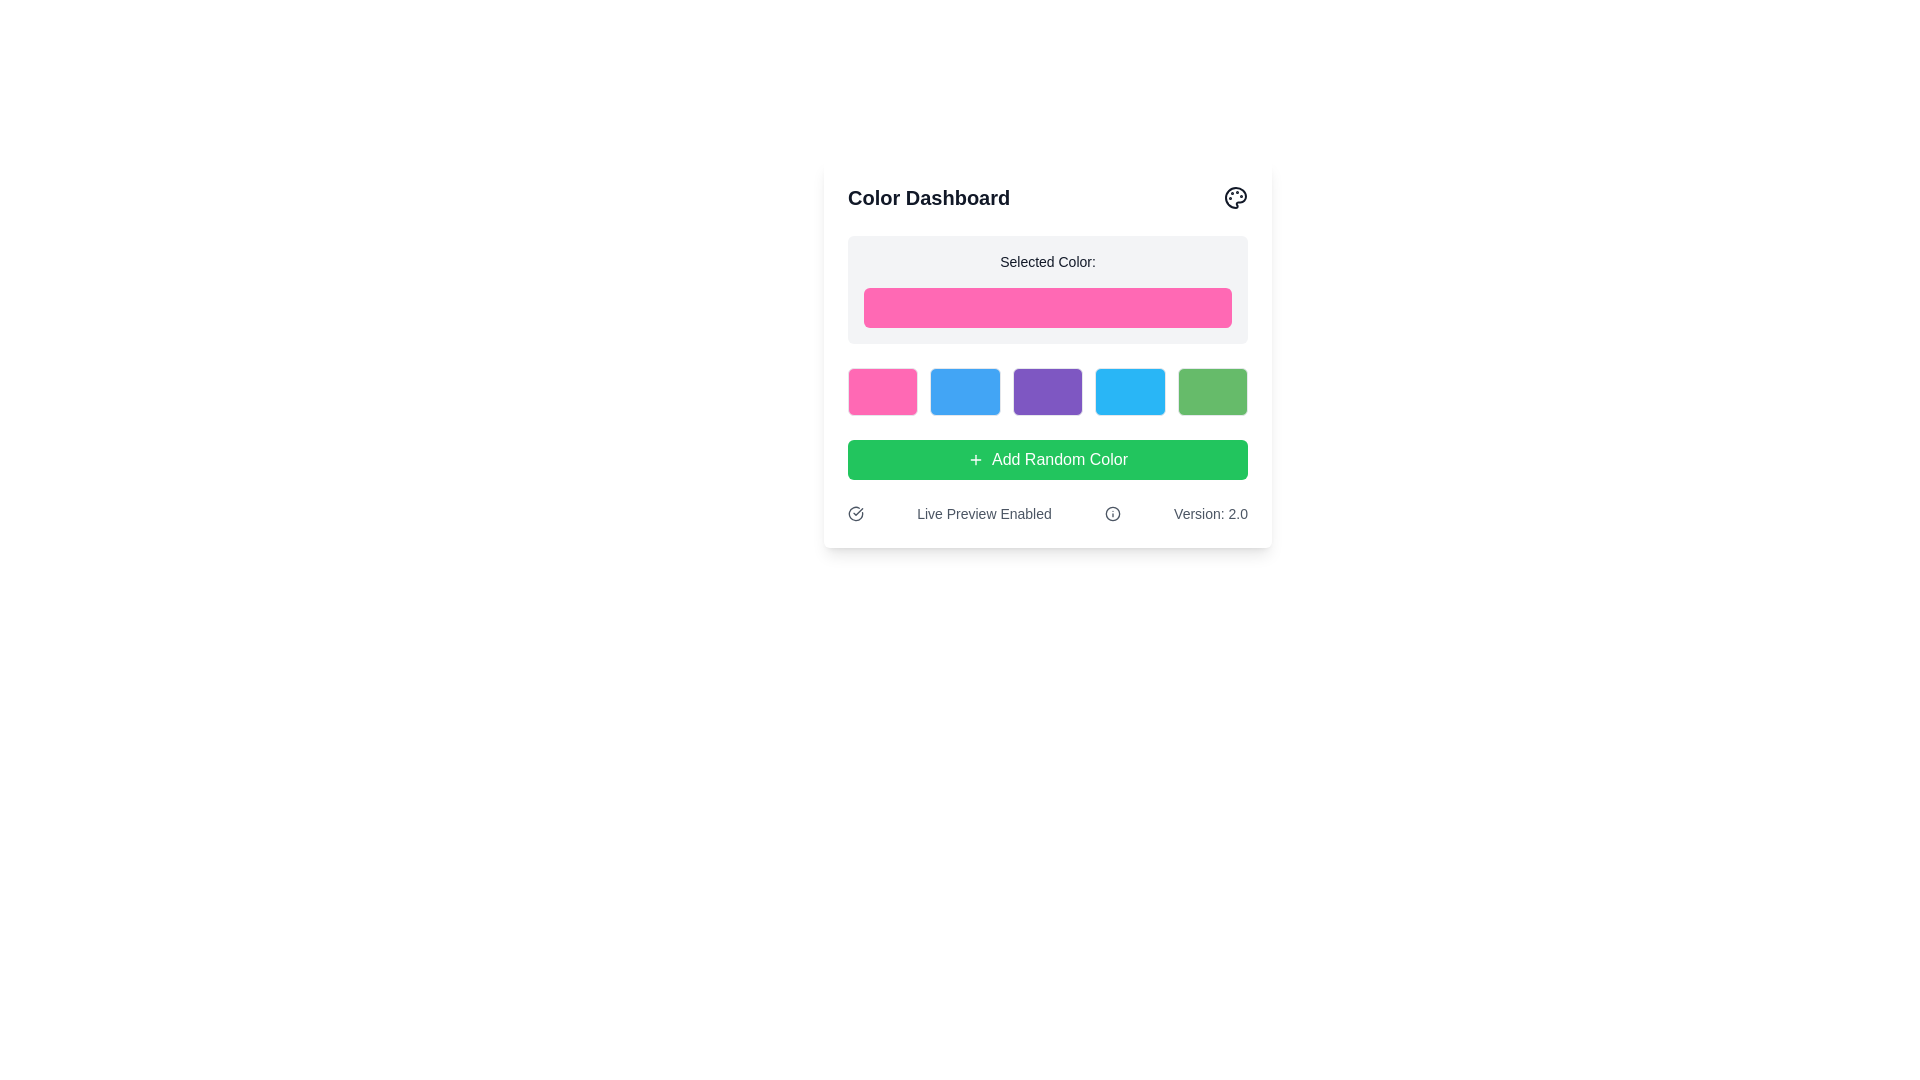  What do you see at coordinates (1046, 289) in the screenshot?
I see `the pink rectangle` at bounding box center [1046, 289].